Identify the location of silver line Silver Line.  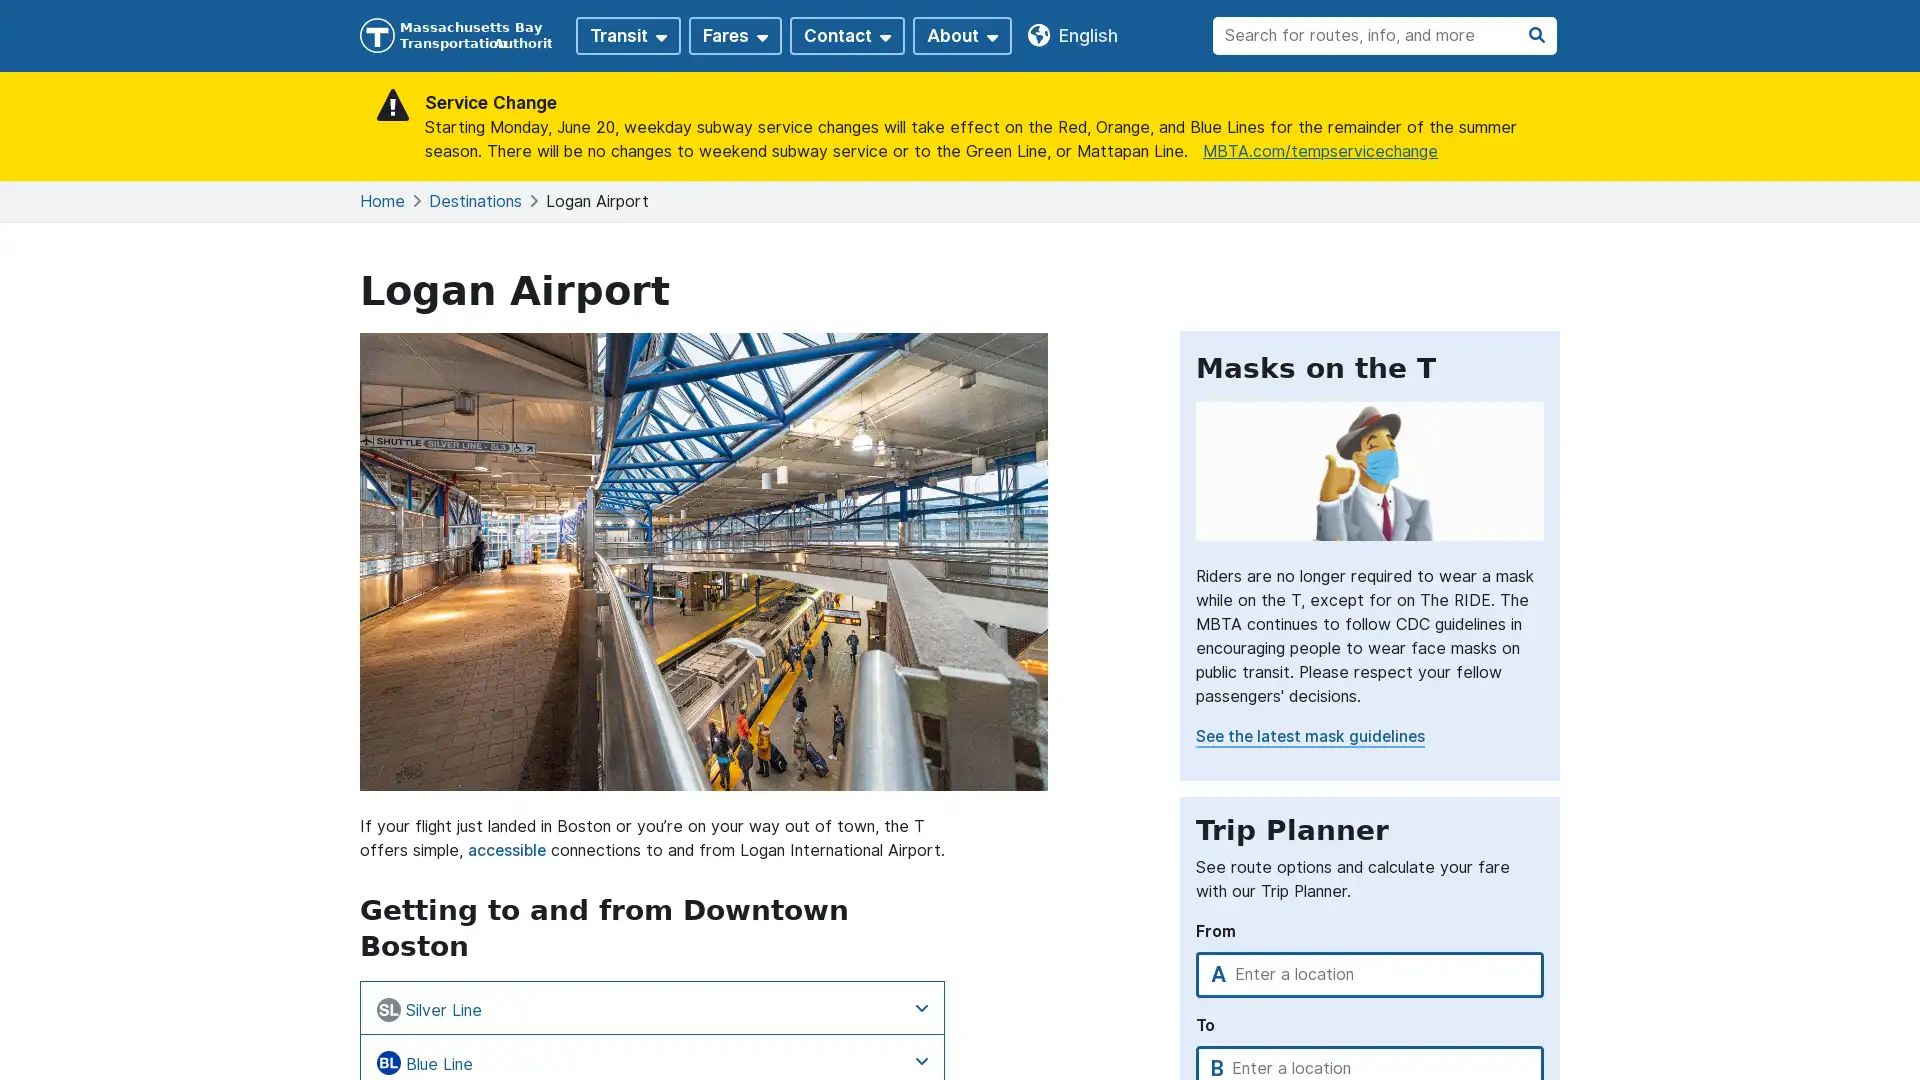
(652, 1007).